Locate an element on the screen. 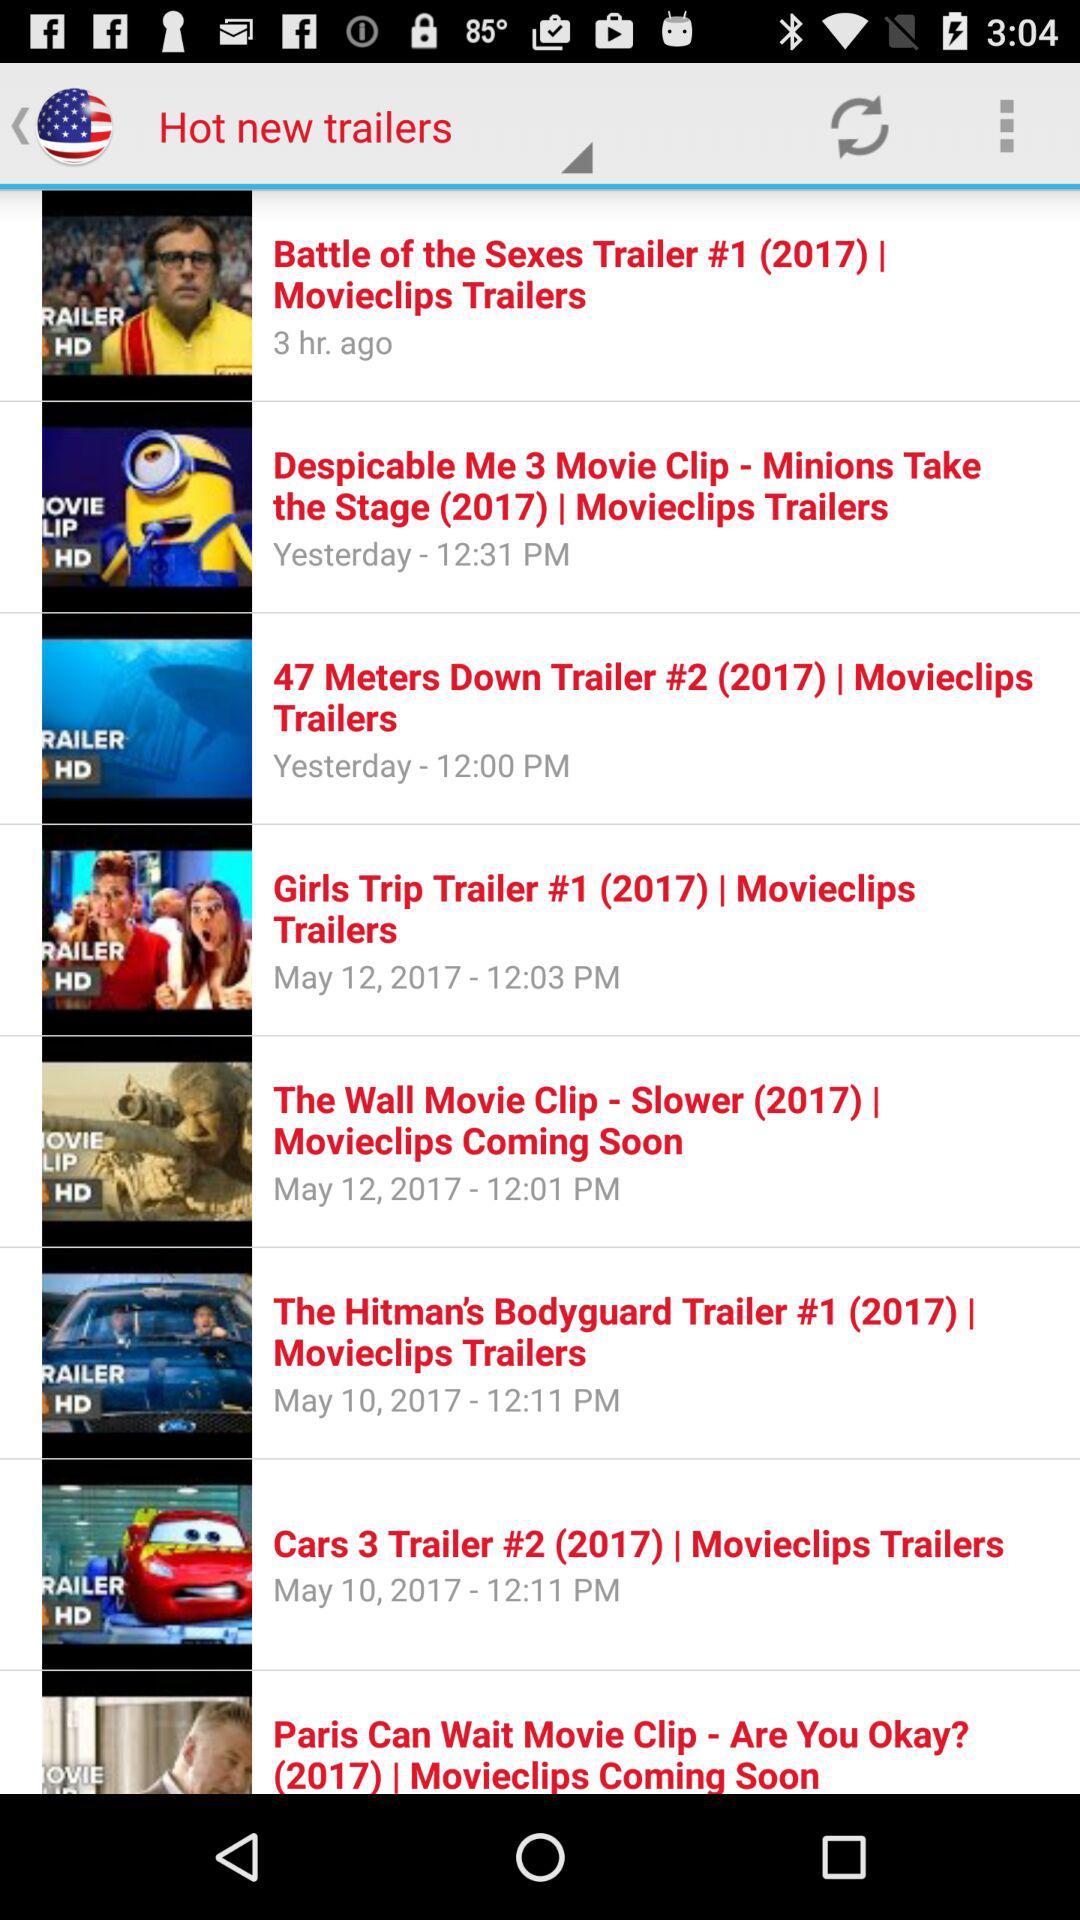 The width and height of the screenshot is (1080, 1920). the item to the right of hot new trailers icon is located at coordinates (858, 124).